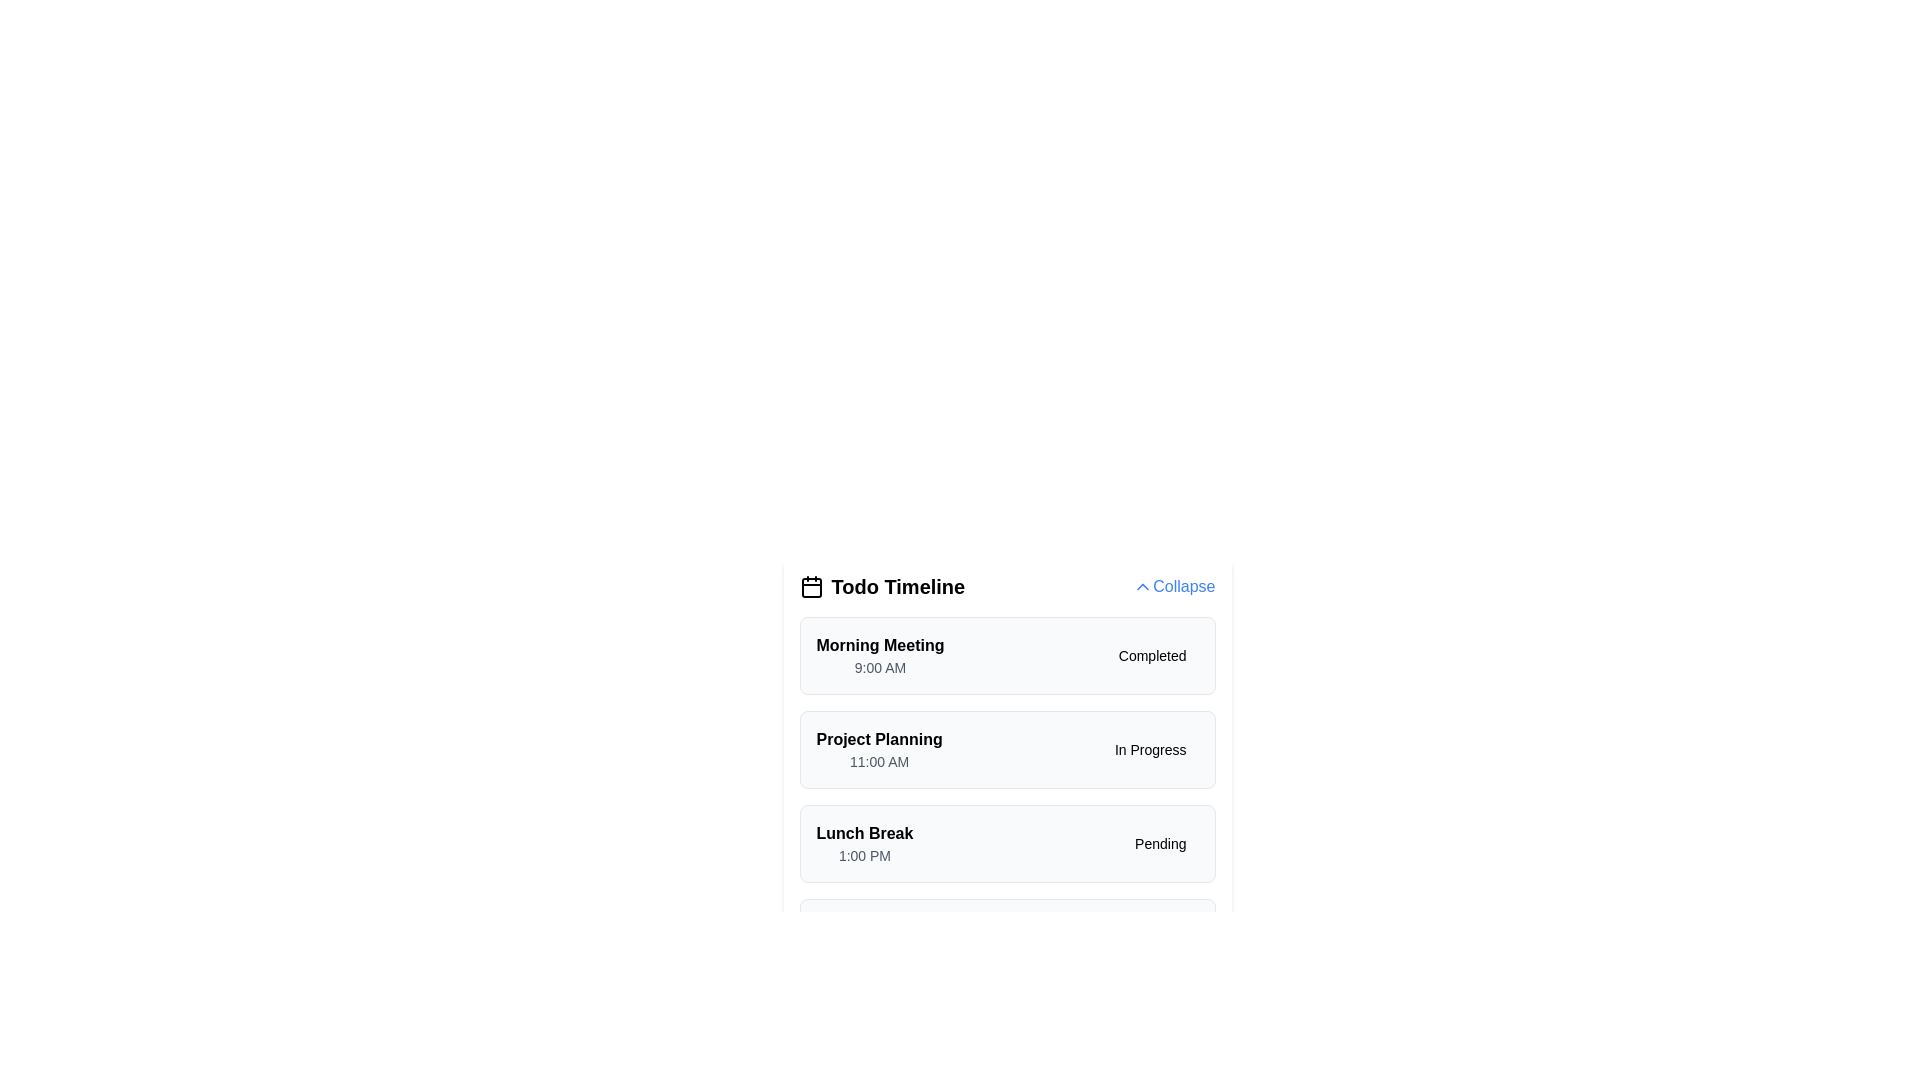  Describe the element at coordinates (880, 645) in the screenshot. I see `the text label displaying 'Morning Meeting', which is the first entry in the 'Todo Timeline' section` at that location.